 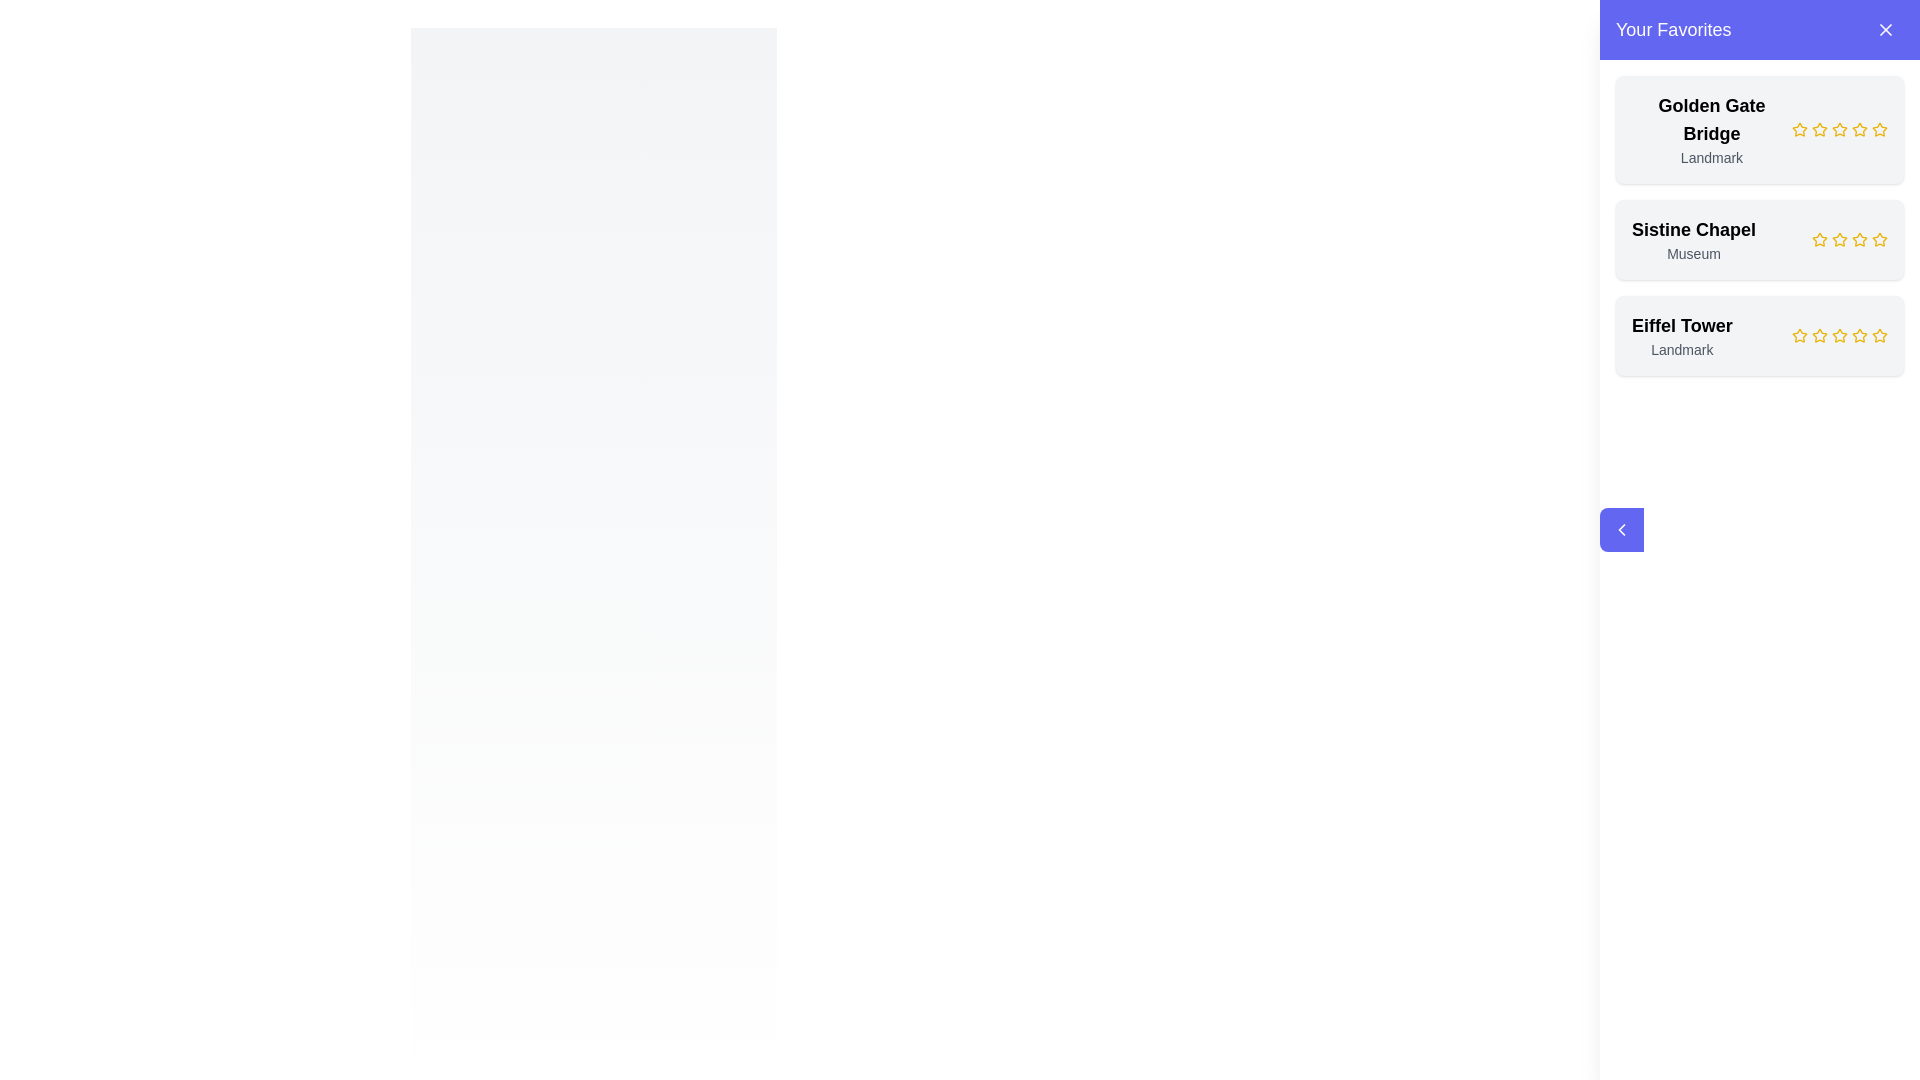 I want to click on the chevron icon located in the blue button on the left side of the vertical sidebar, so click(x=1622, y=528).